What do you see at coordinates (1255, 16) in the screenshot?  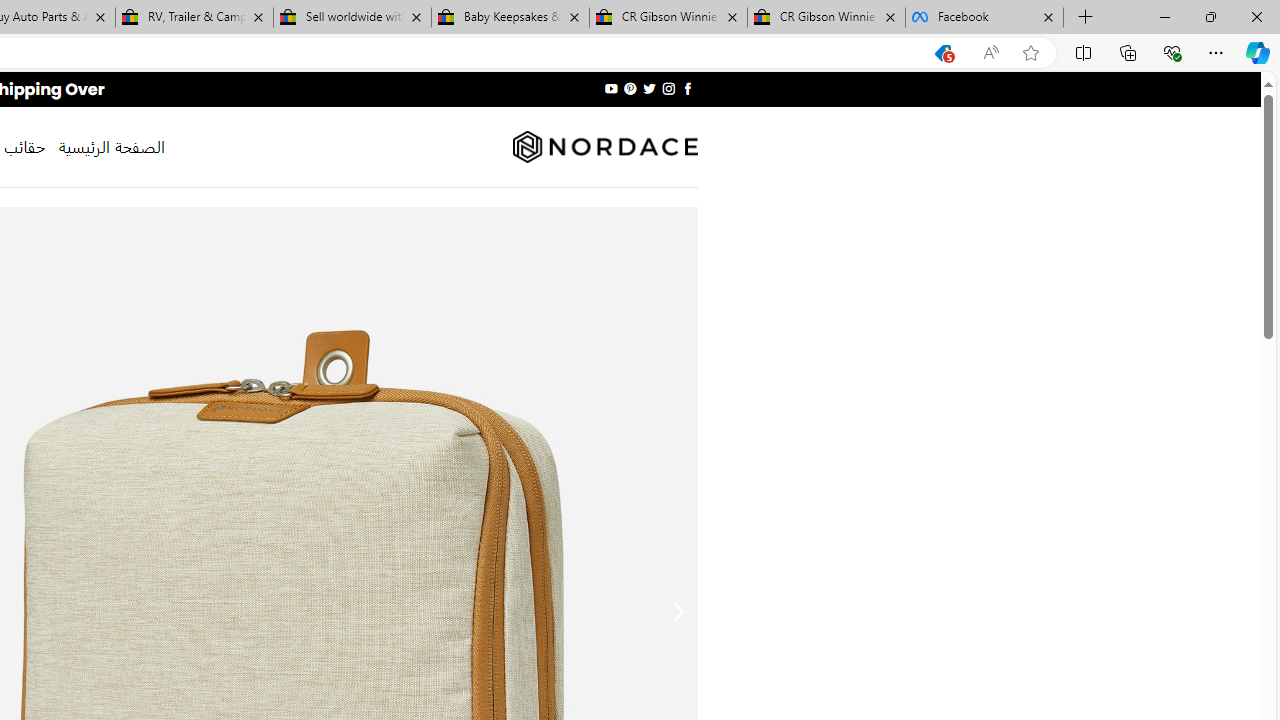 I see `'Close'` at bounding box center [1255, 16].